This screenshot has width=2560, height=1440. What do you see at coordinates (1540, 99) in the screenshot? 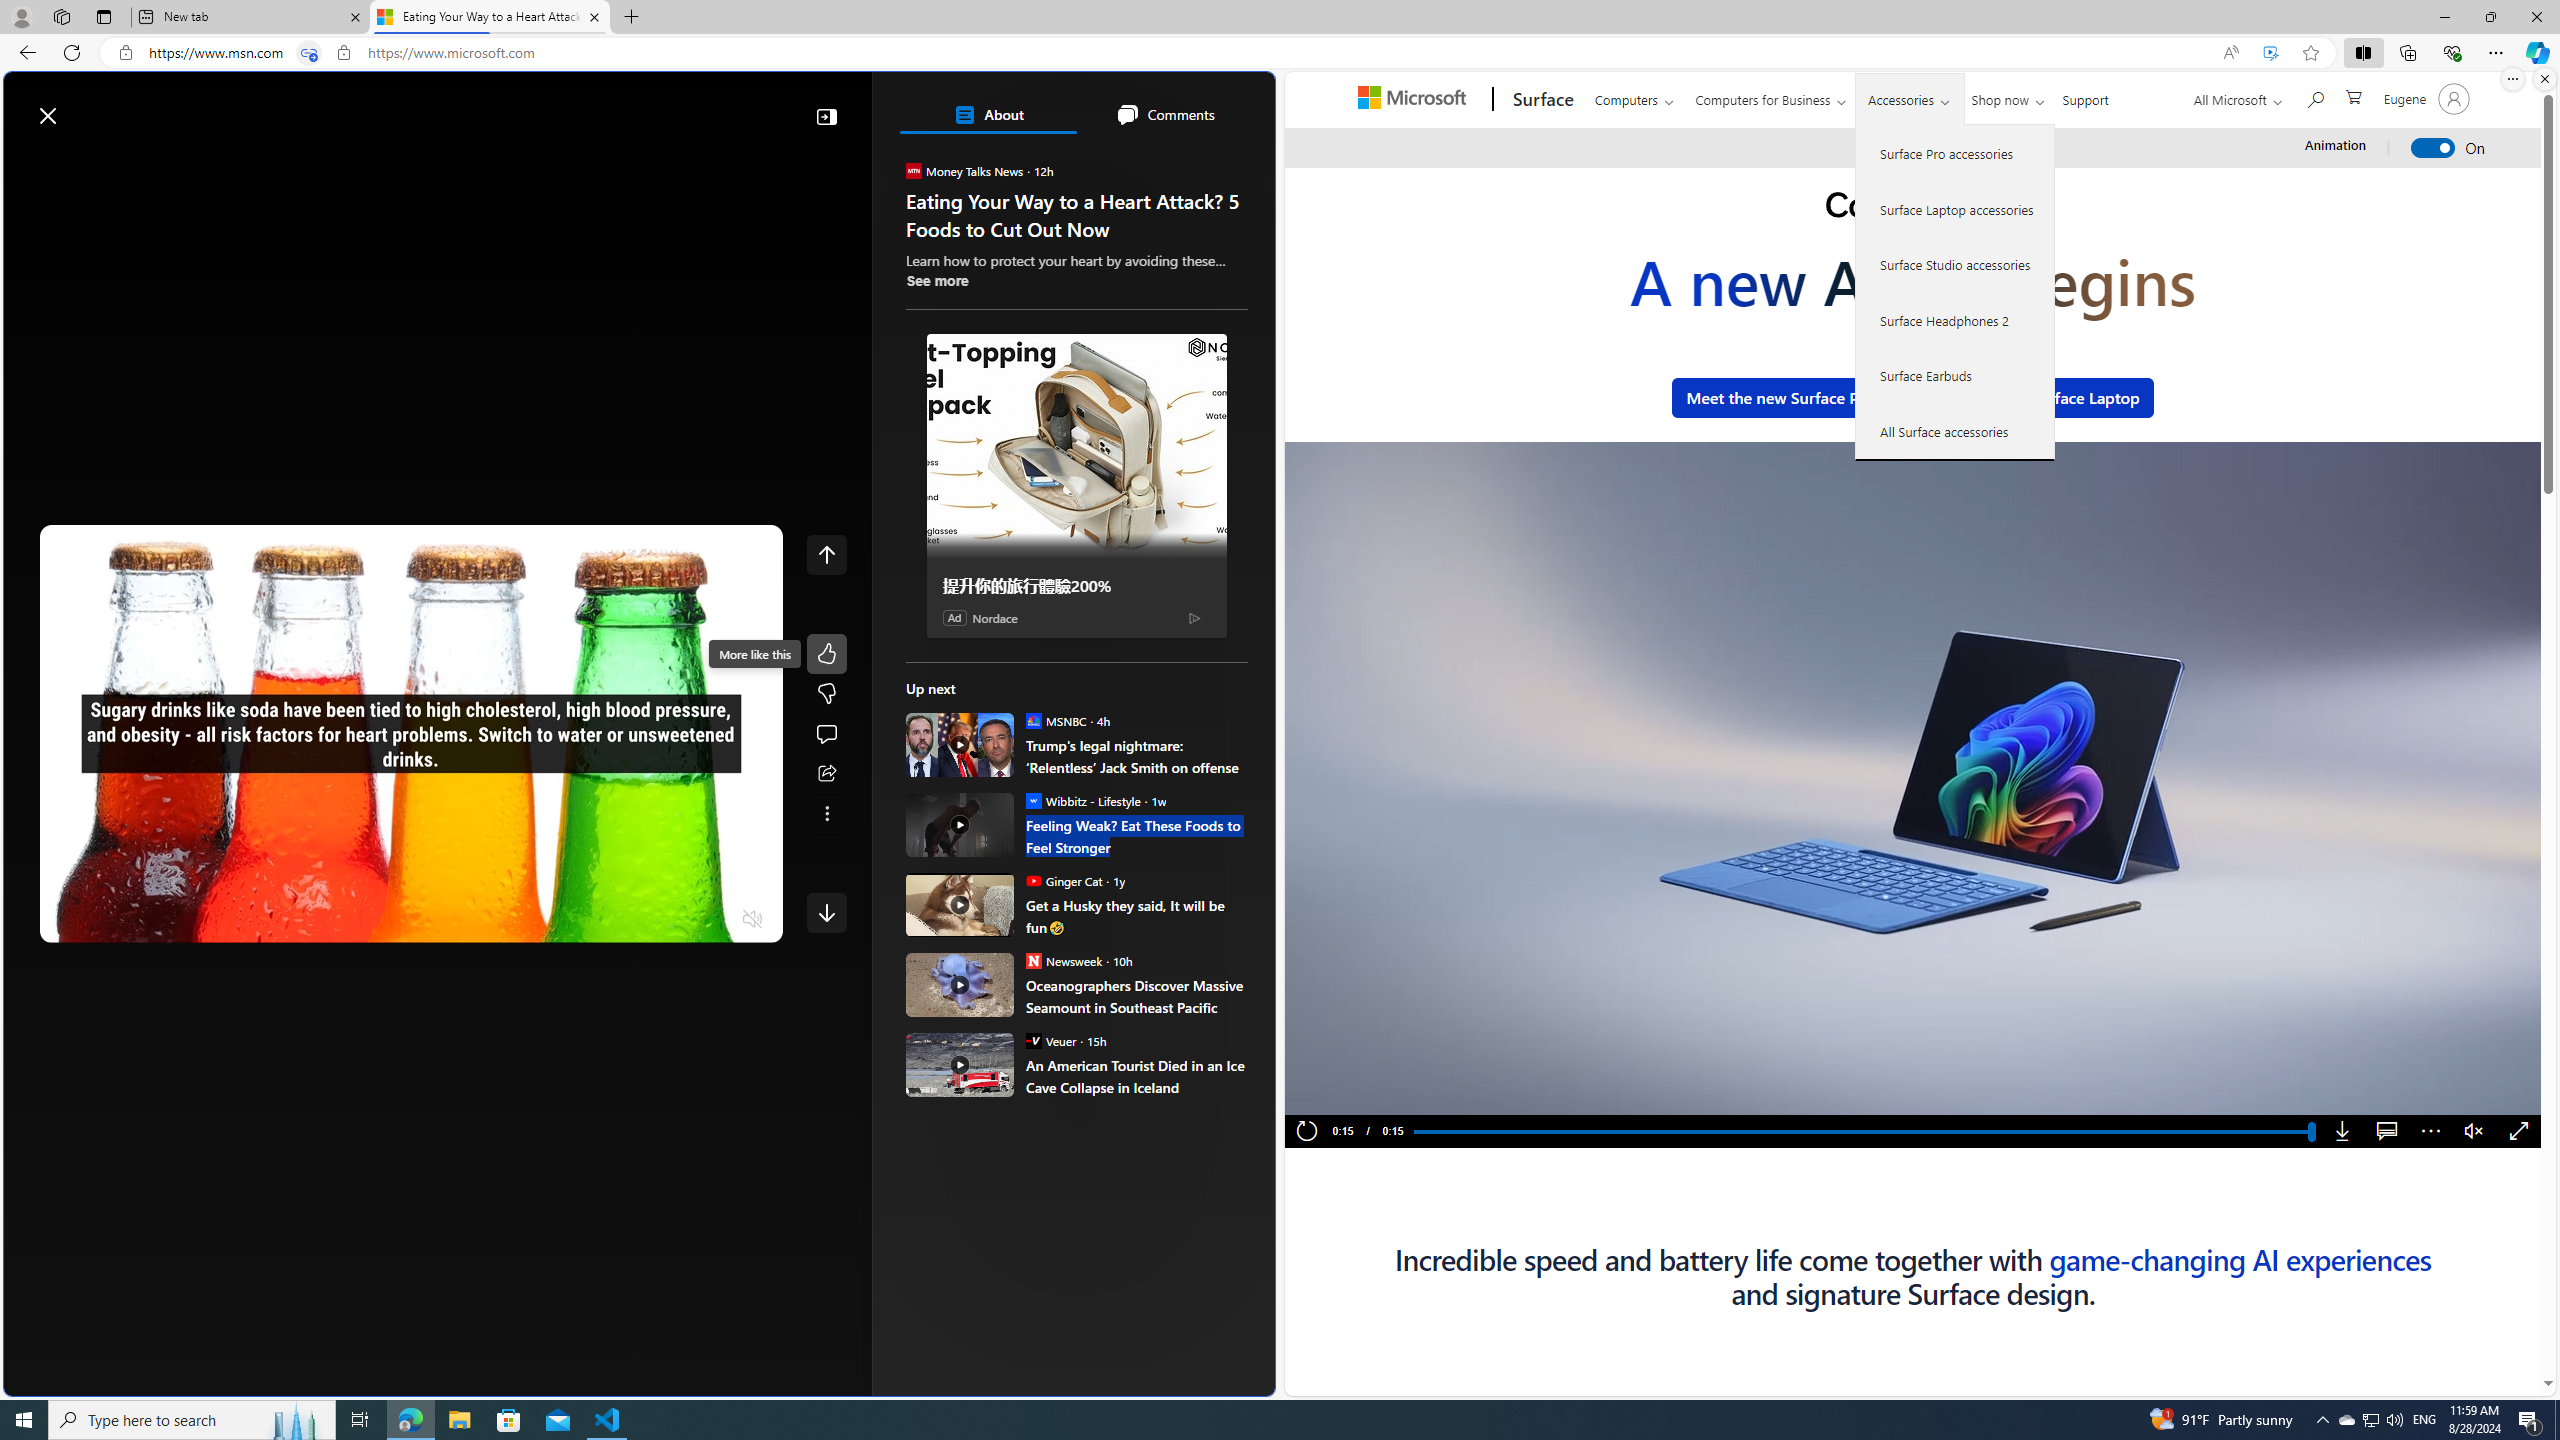
I see `'Surface'` at bounding box center [1540, 99].